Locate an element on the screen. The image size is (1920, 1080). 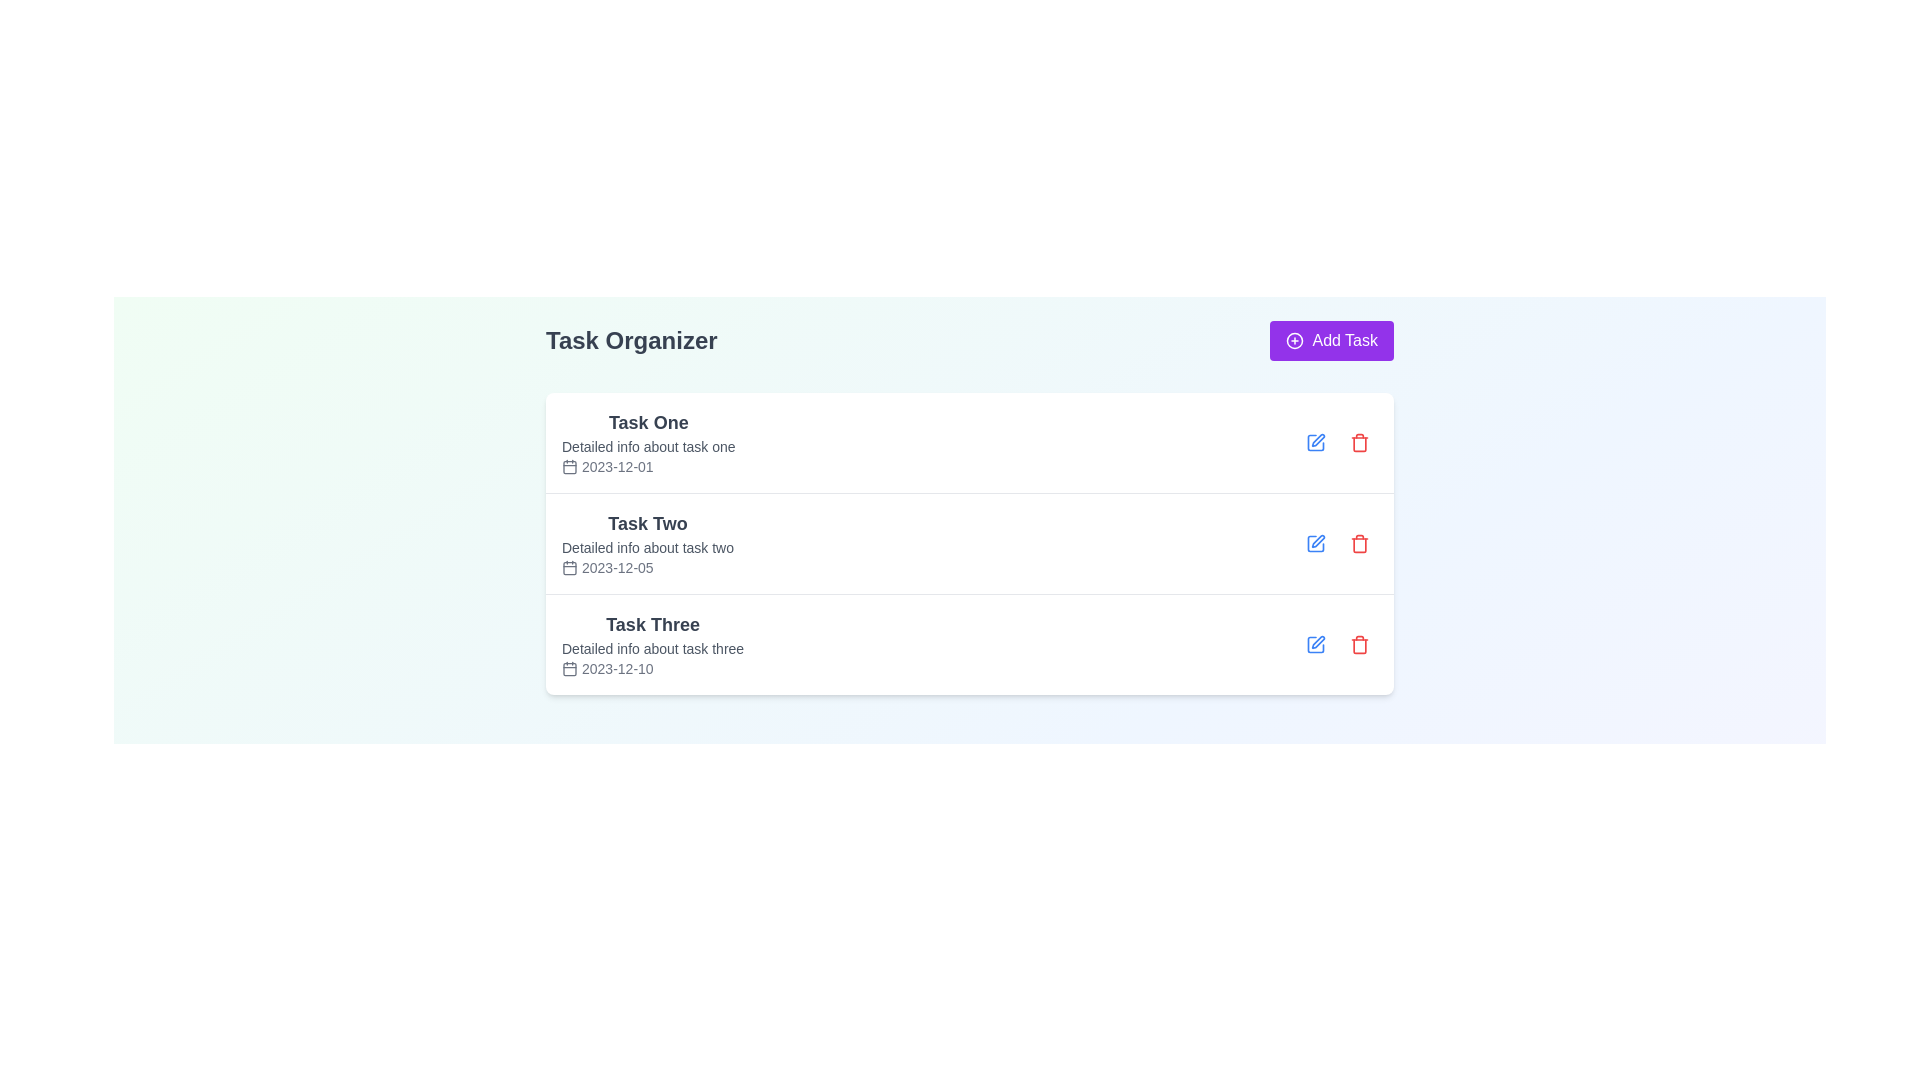
the blue pencil icon button used for editing actions in the 'Task Three' row is located at coordinates (1315, 644).